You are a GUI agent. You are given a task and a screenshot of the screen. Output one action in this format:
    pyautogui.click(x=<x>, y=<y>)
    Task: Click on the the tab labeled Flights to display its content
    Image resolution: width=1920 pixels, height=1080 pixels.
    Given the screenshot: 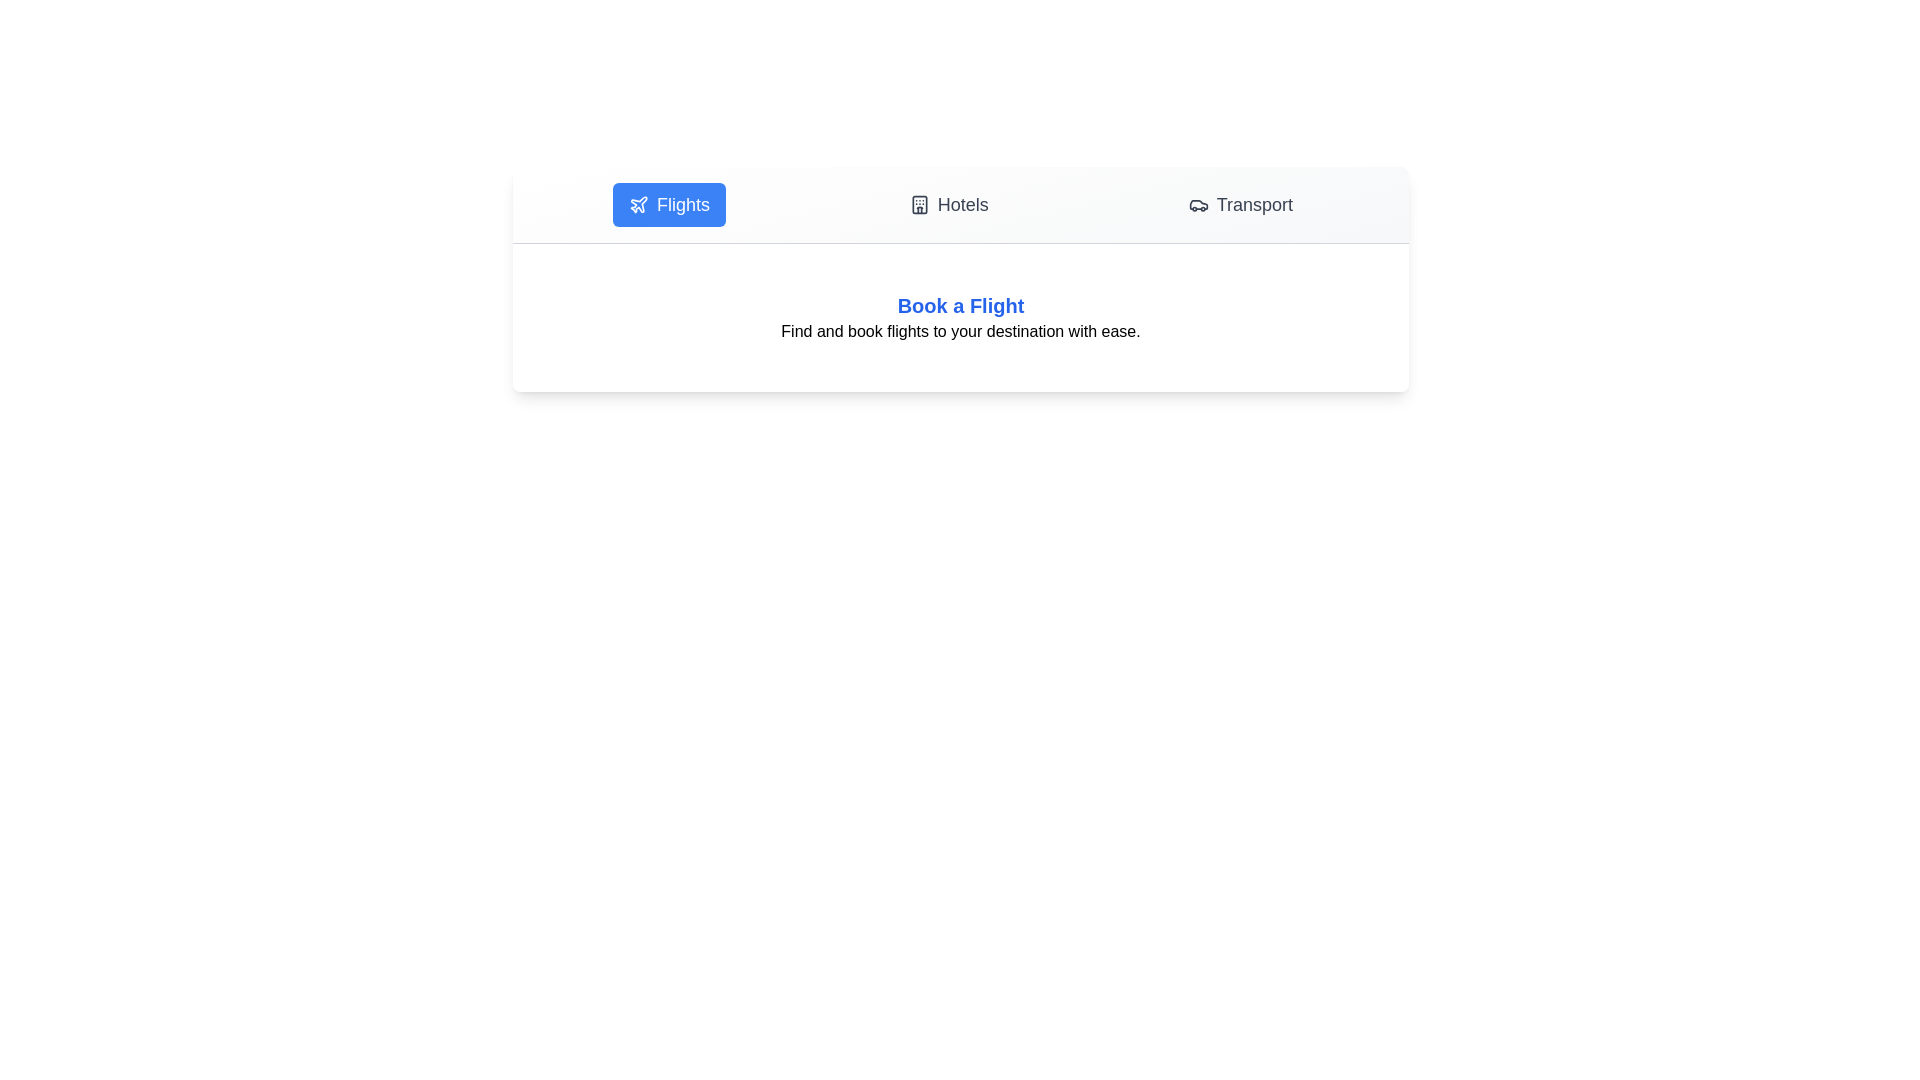 What is the action you would take?
    pyautogui.click(x=668, y=204)
    